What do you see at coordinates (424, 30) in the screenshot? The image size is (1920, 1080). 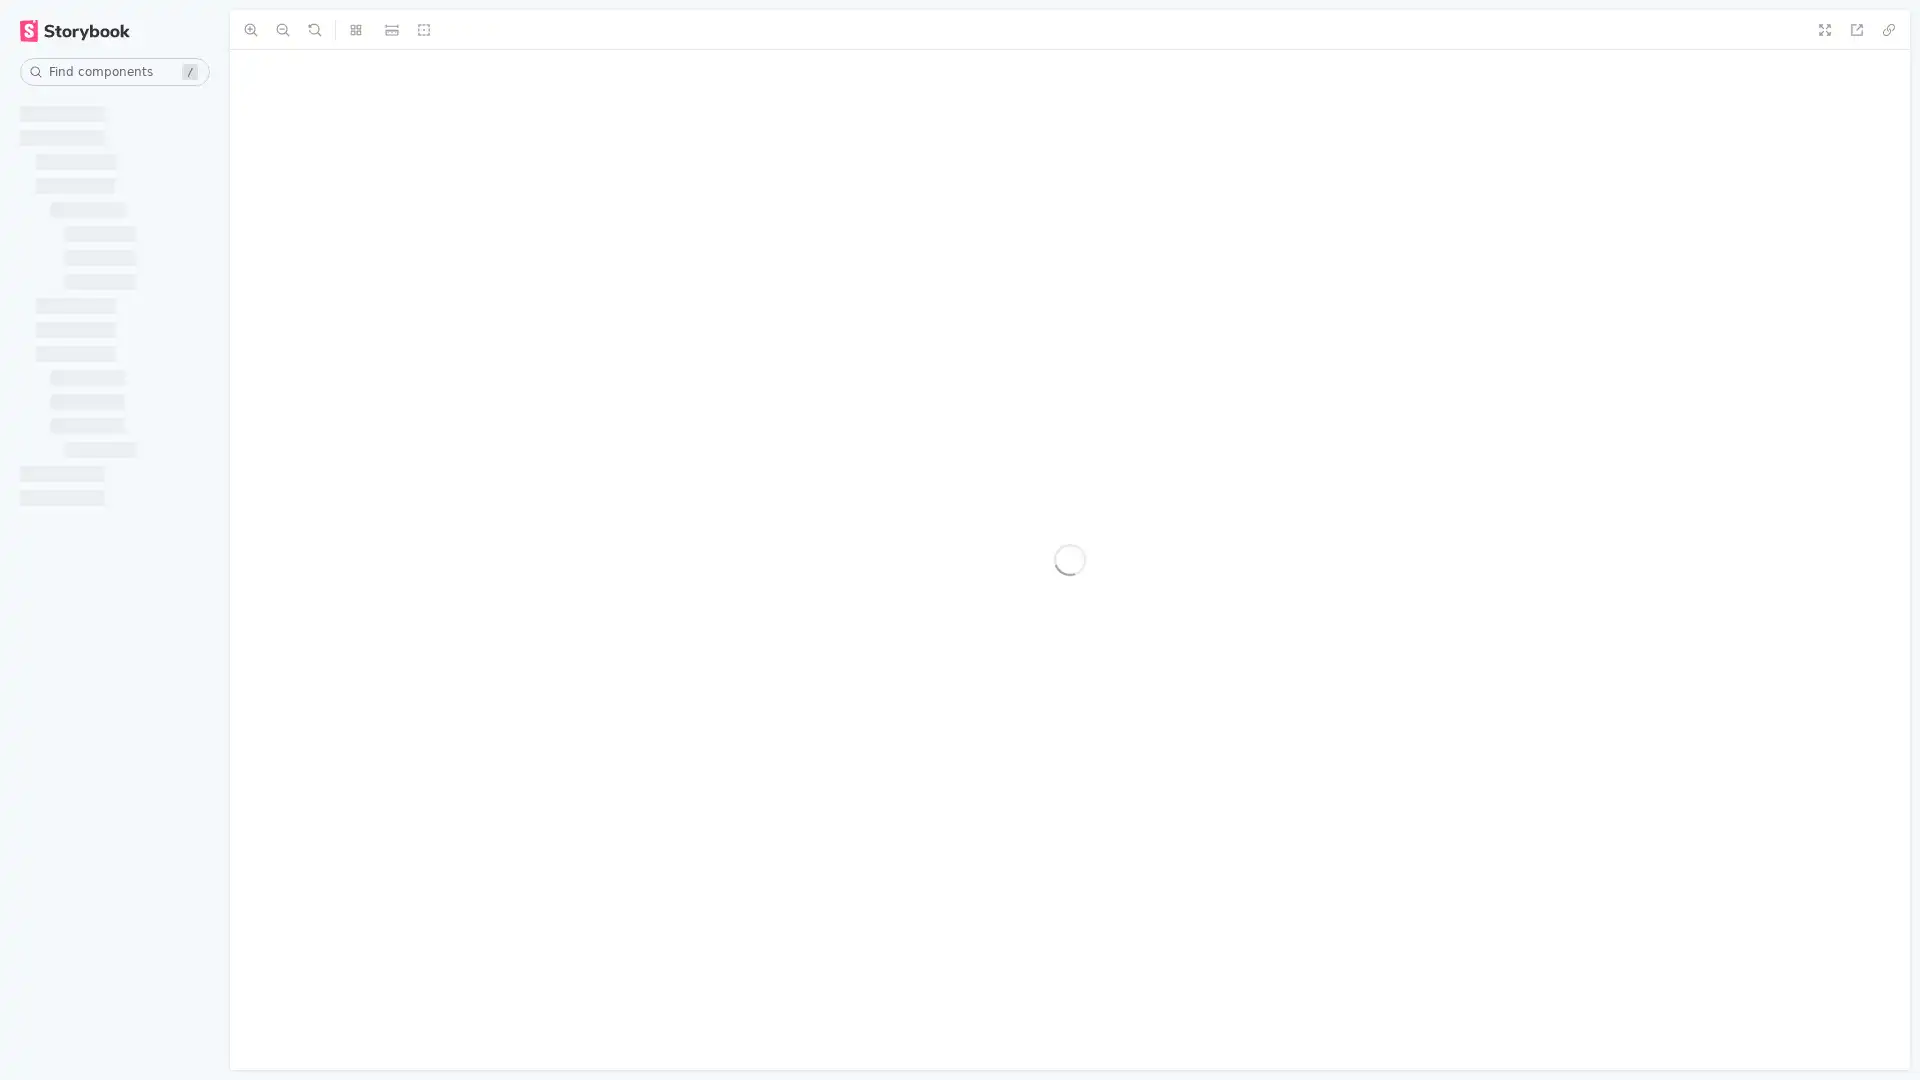 I see `Apply a grid to the preview` at bounding box center [424, 30].